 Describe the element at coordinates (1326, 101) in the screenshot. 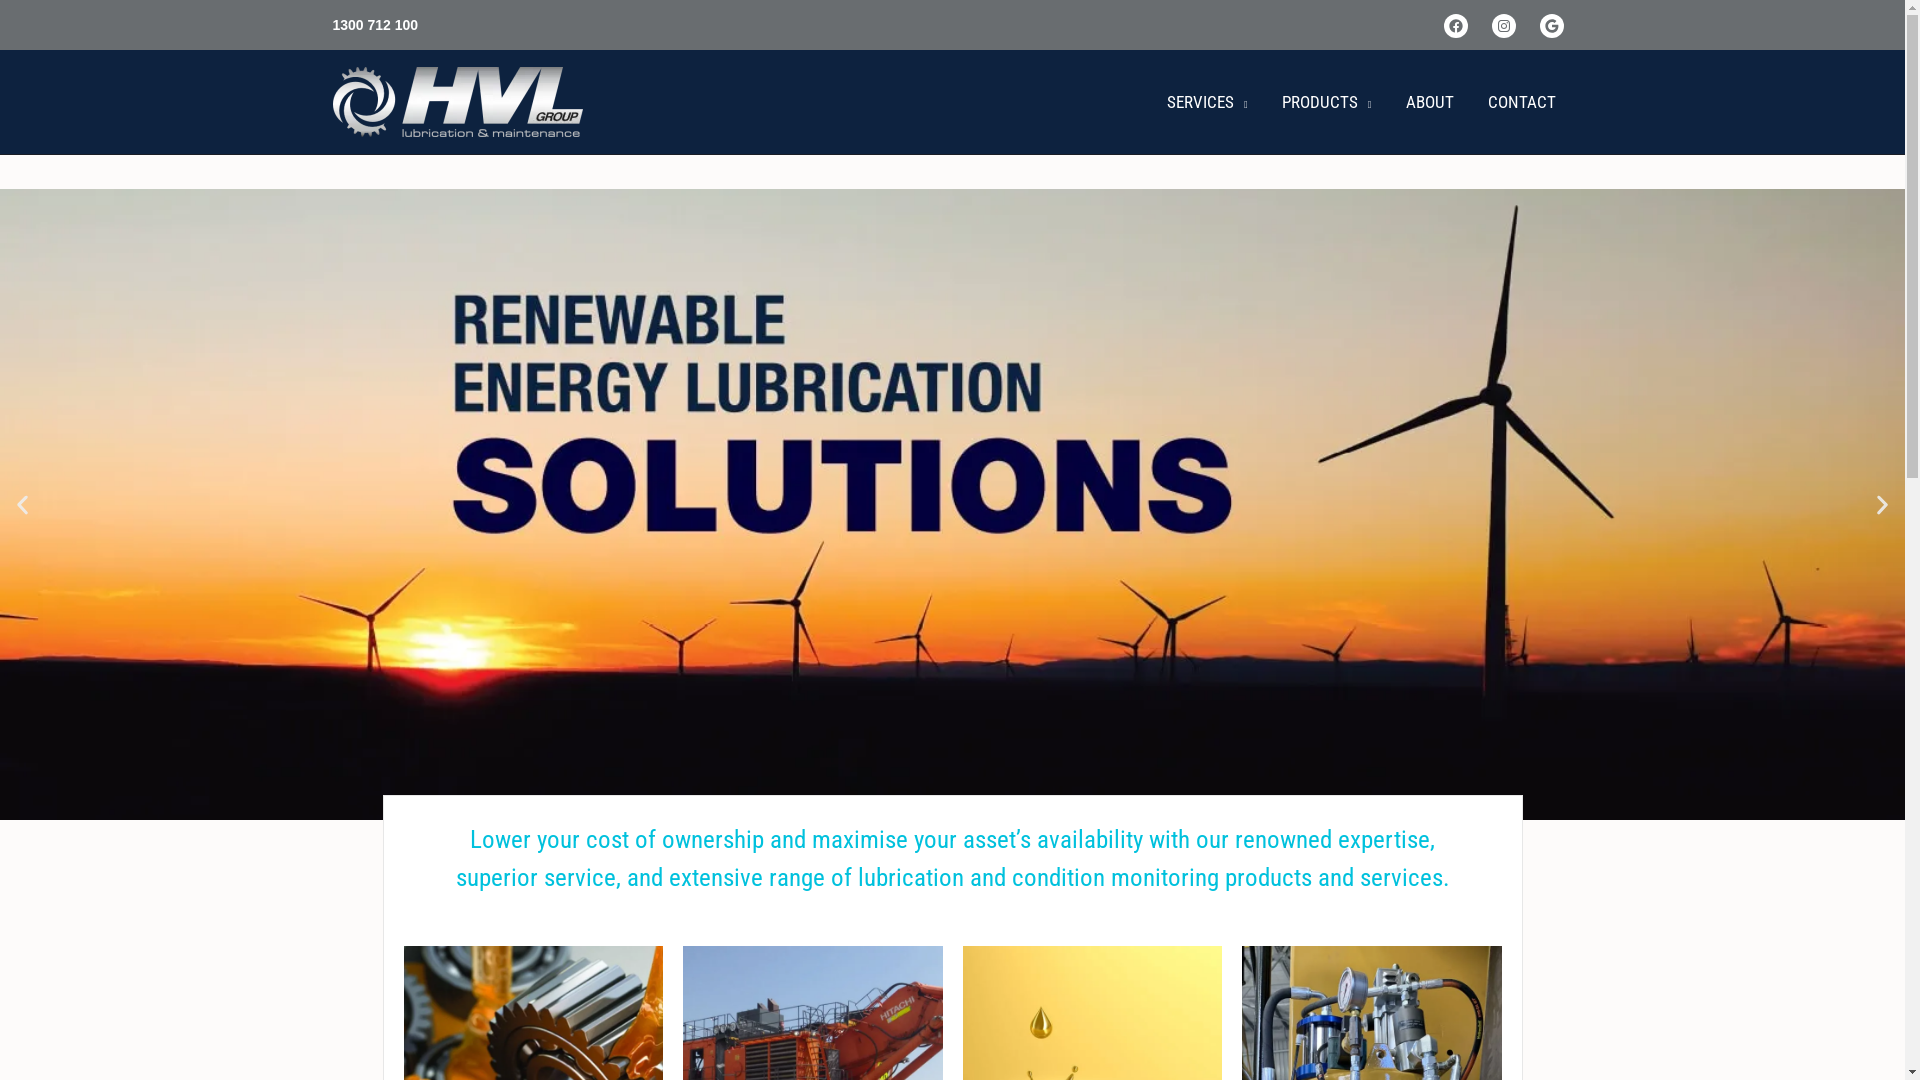

I see `'PRODUCTS'` at that location.